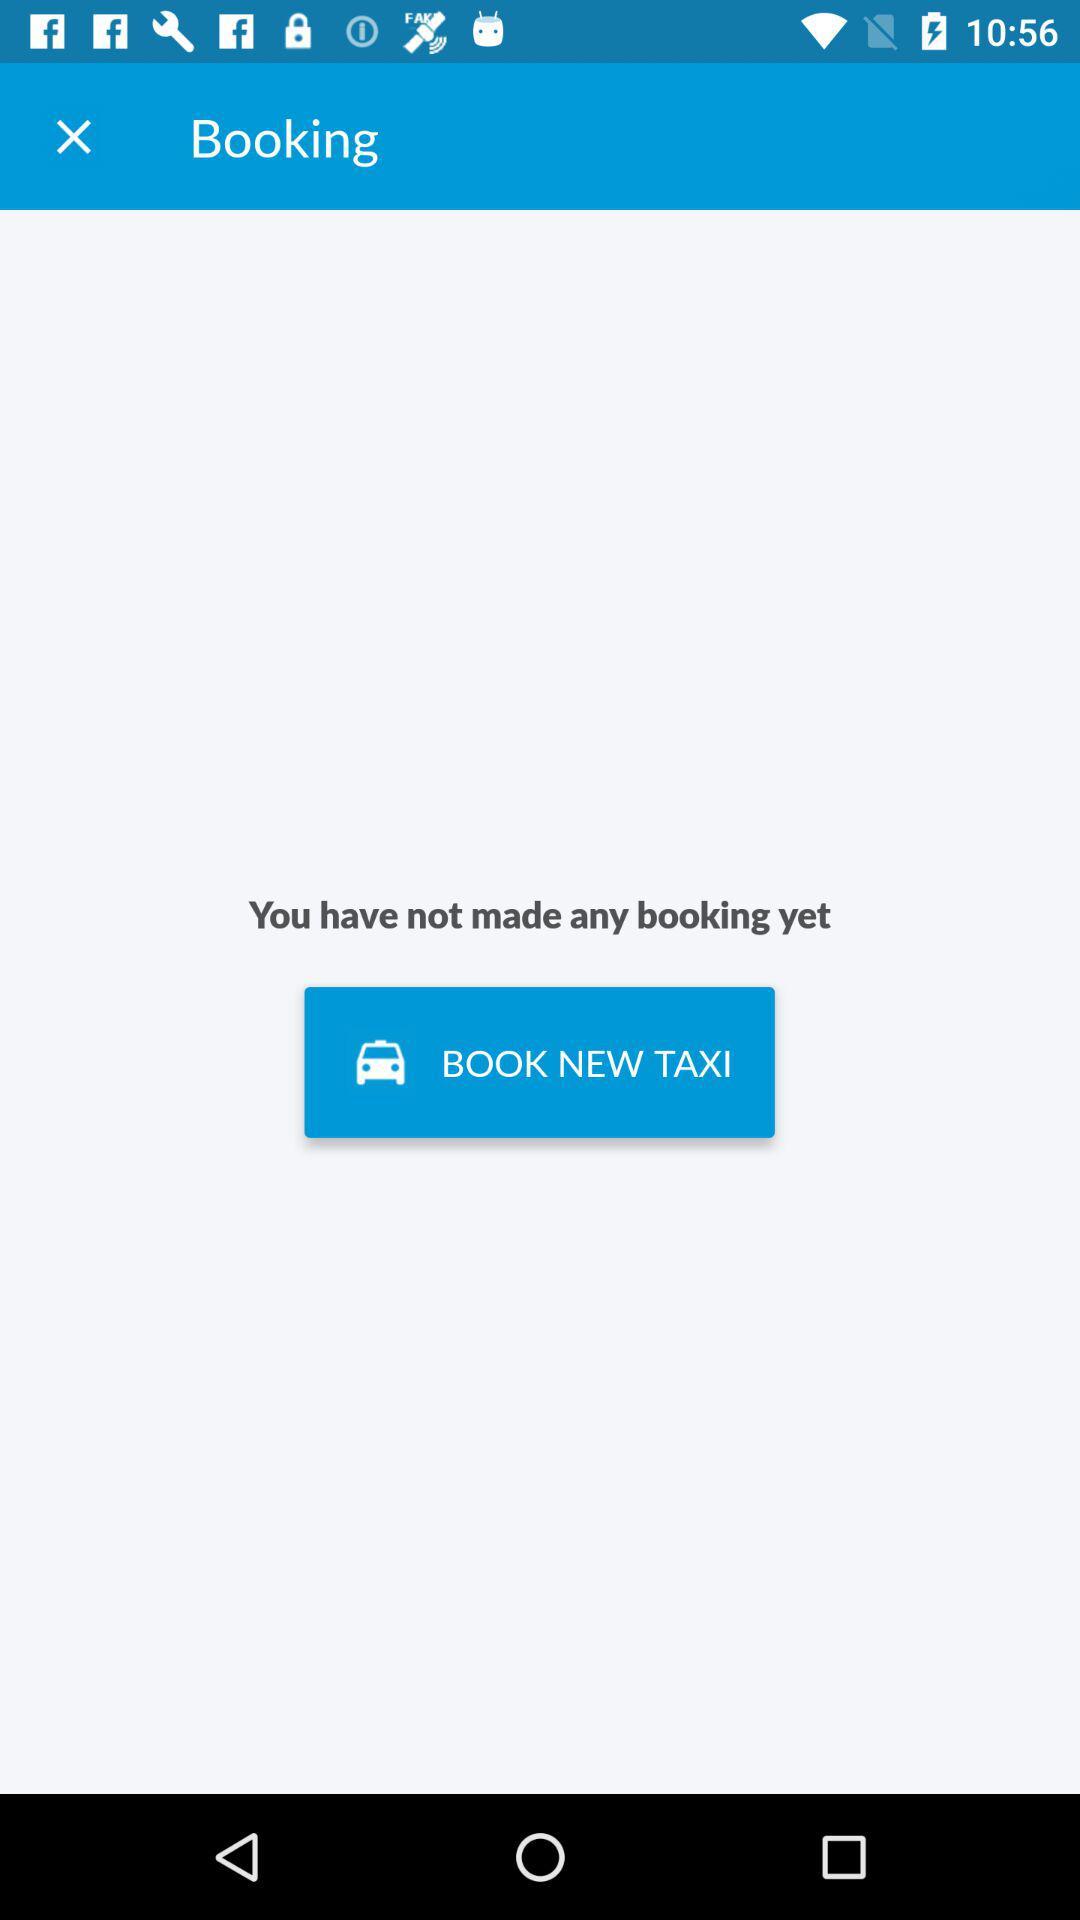 The image size is (1080, 1920). I want to click on the book new taxi, so click(538, 1061).